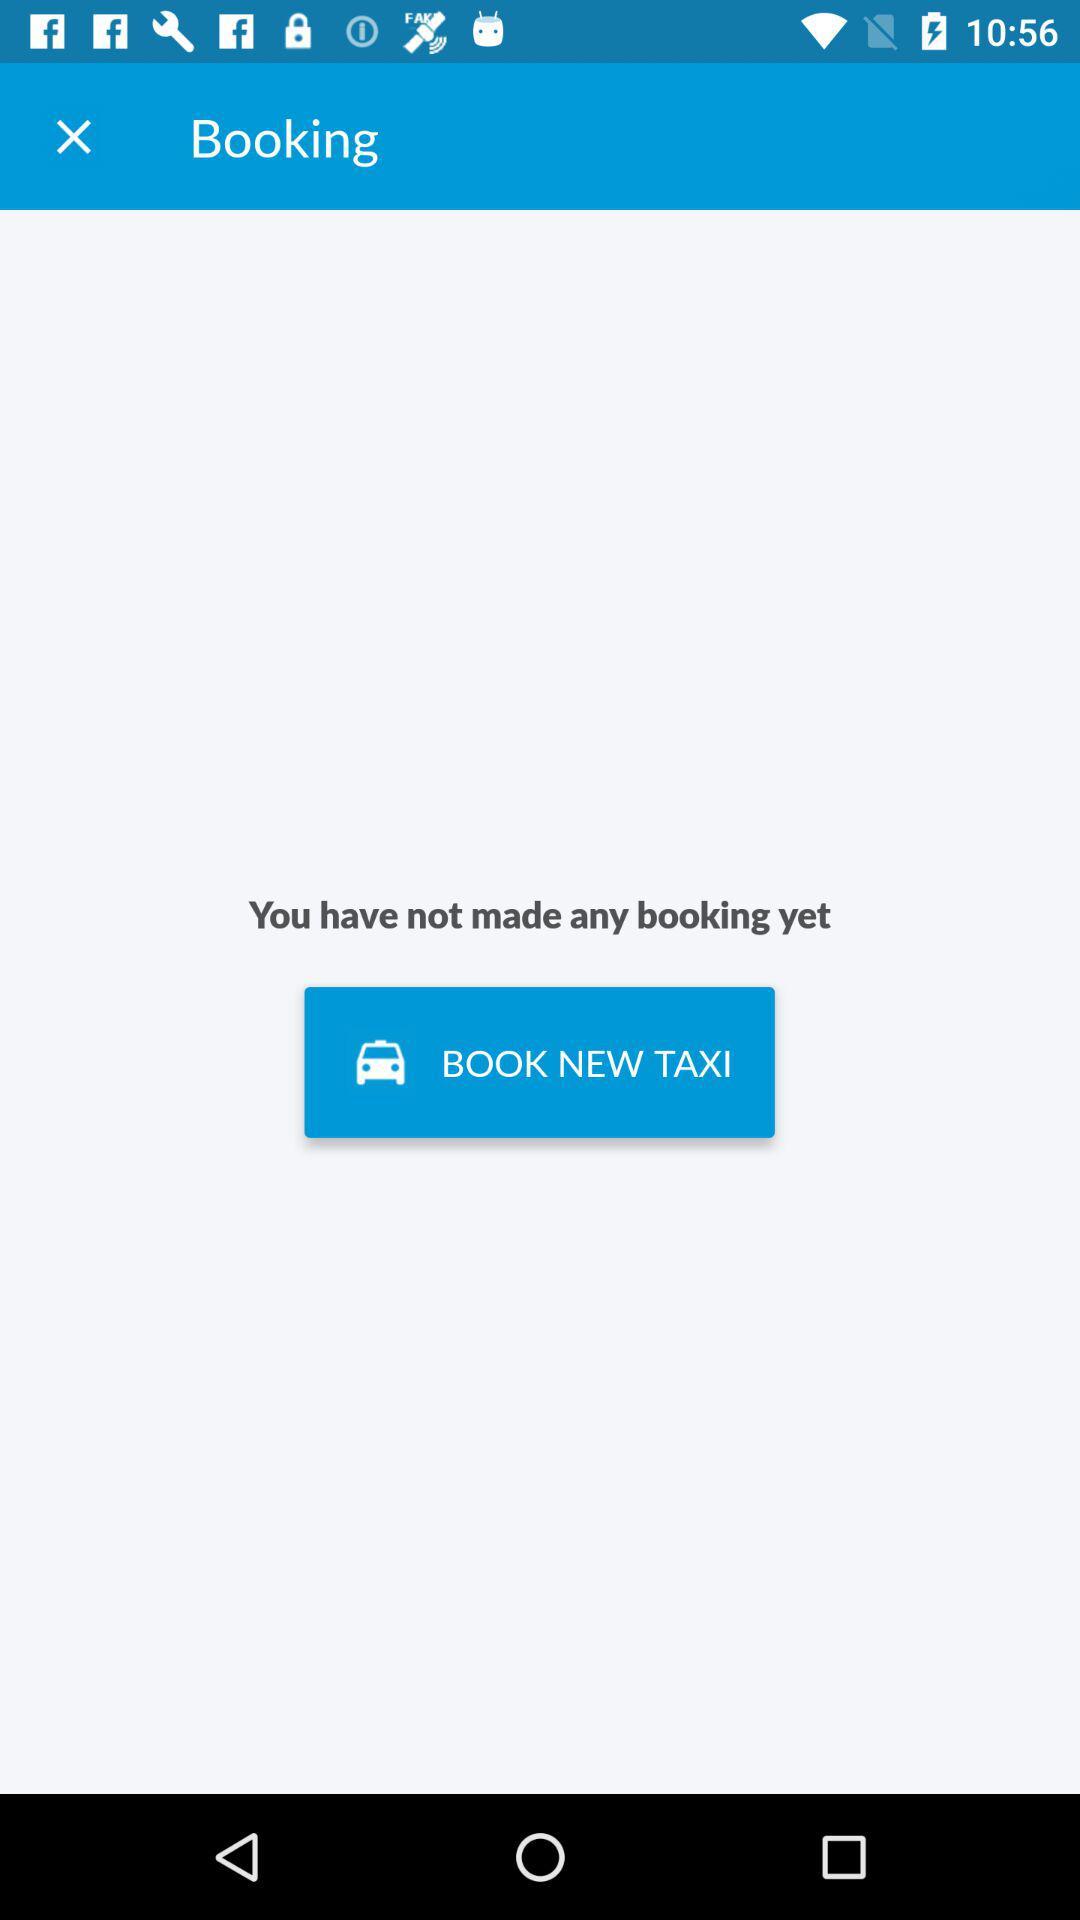 The image size is (1080, 1920). I want to click on the book new taxi, so click(538, 1061).